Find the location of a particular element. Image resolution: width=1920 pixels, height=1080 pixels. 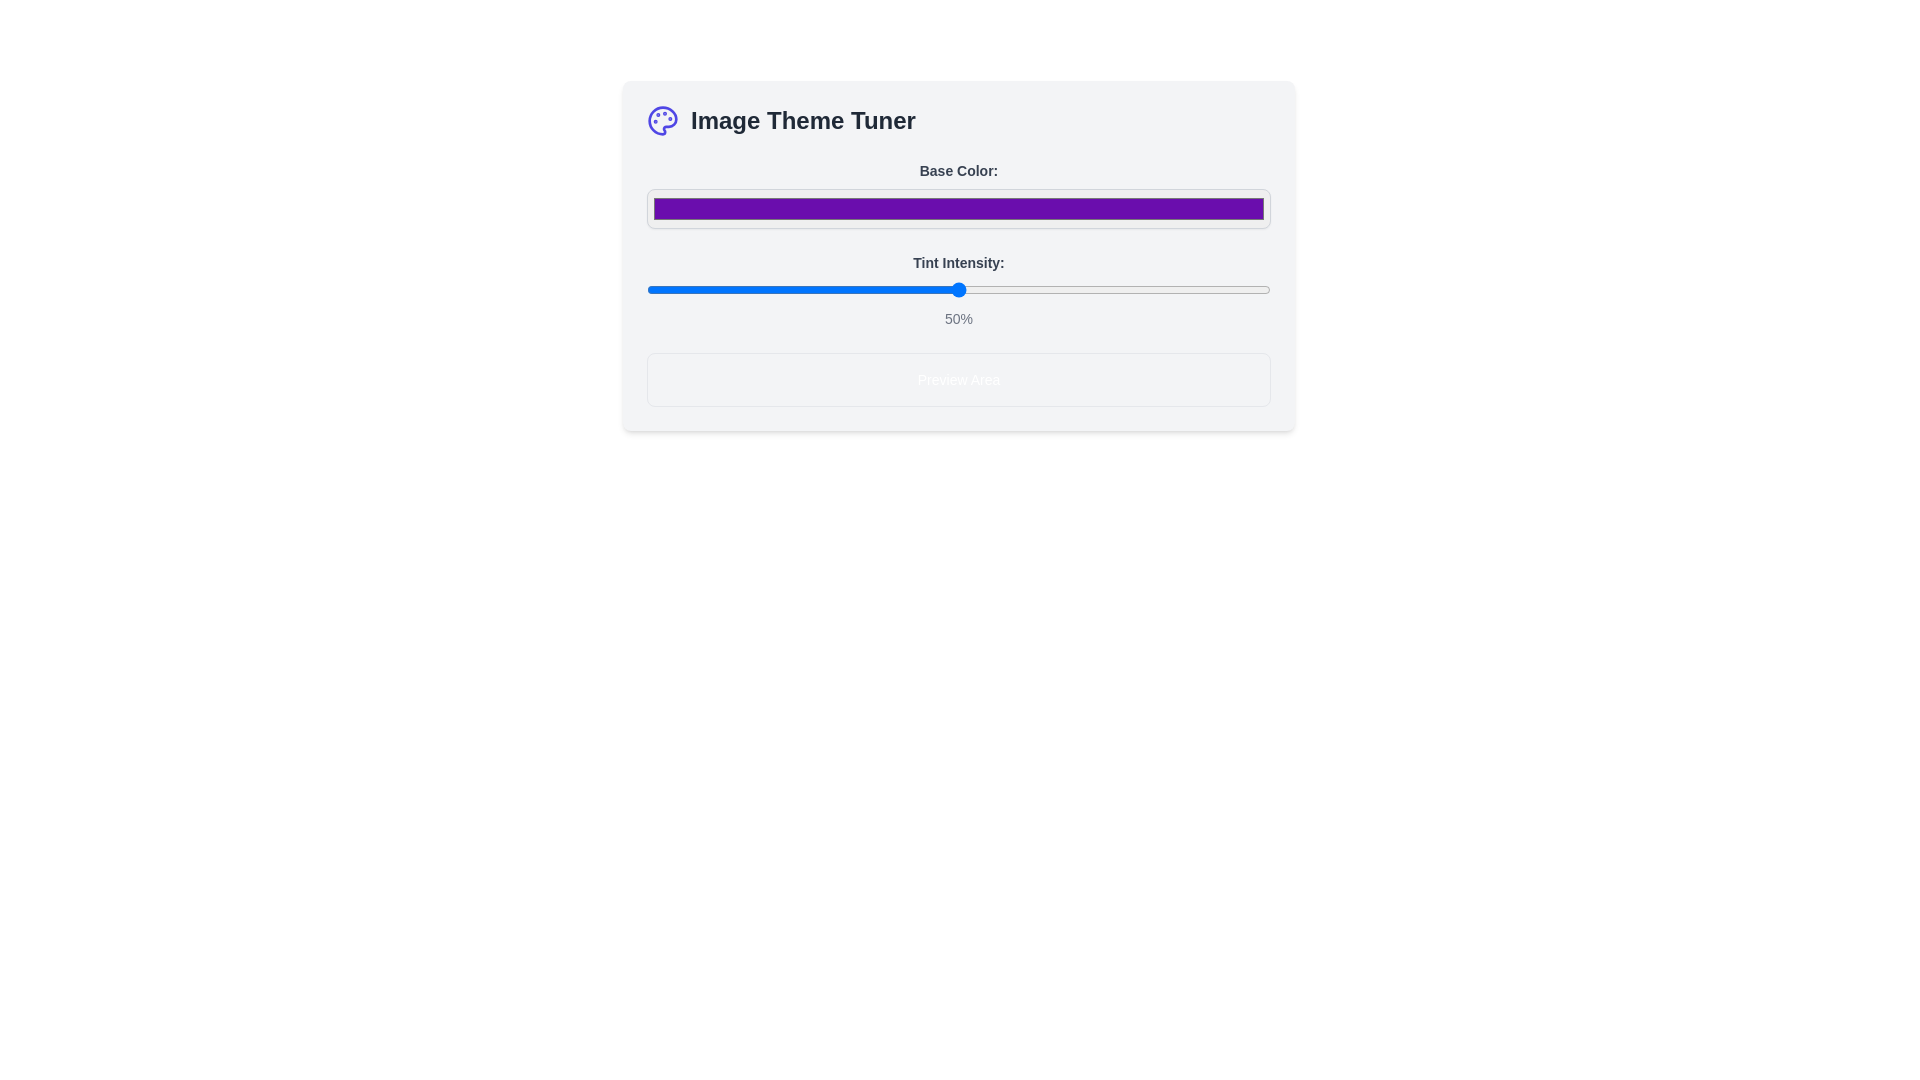

the color input field located directly below the 'Base Color:' label is located at coordinates (958, 208).